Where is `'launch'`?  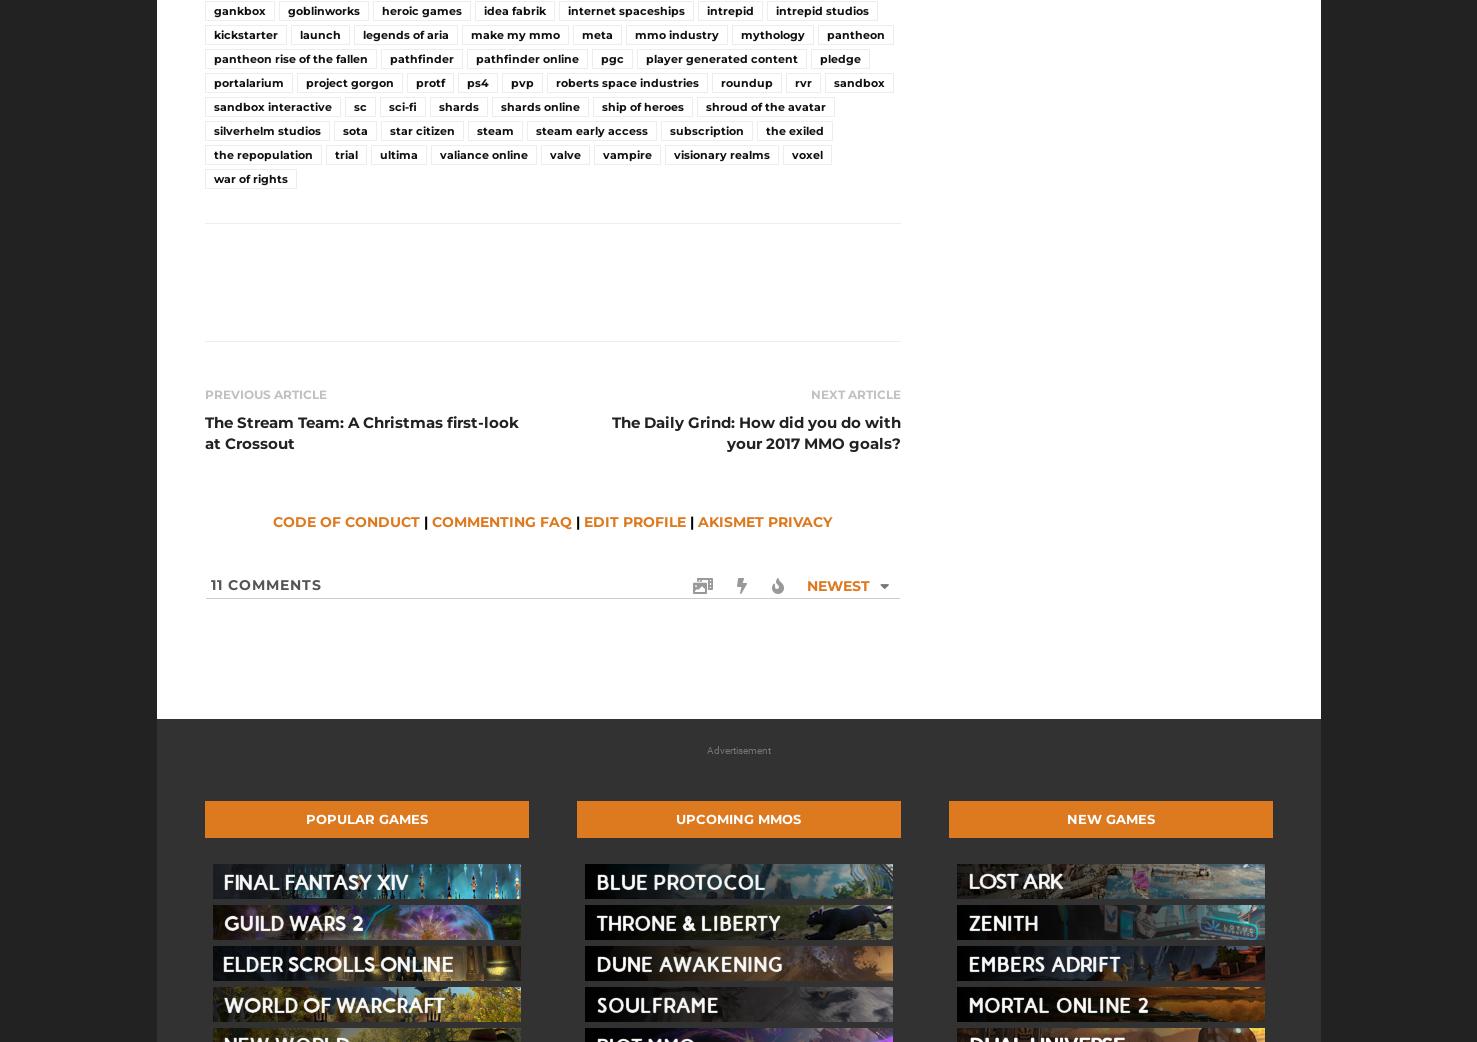
'launch' is located at coordinates (318, 34).